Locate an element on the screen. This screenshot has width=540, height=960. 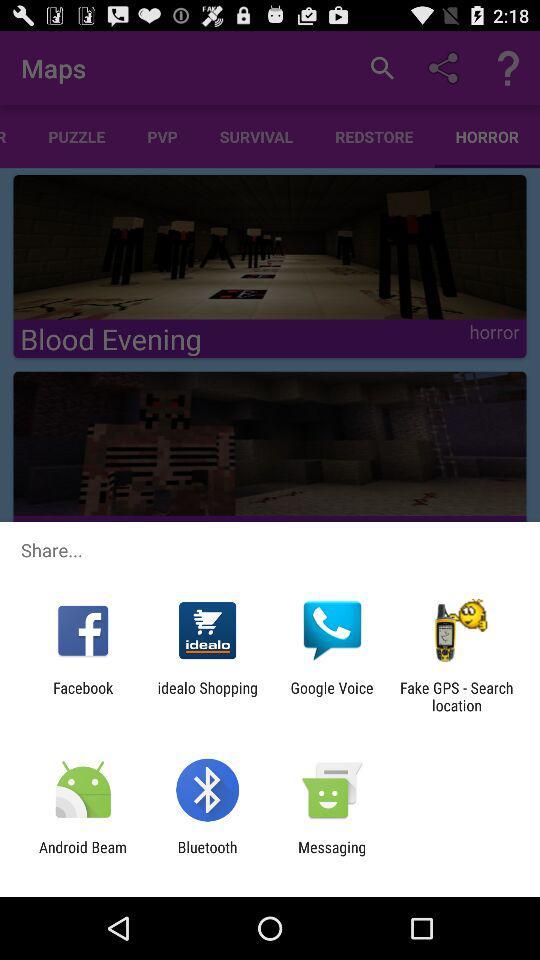
the icon to the left of the idealo shopping is located at coordinates (82, 696).